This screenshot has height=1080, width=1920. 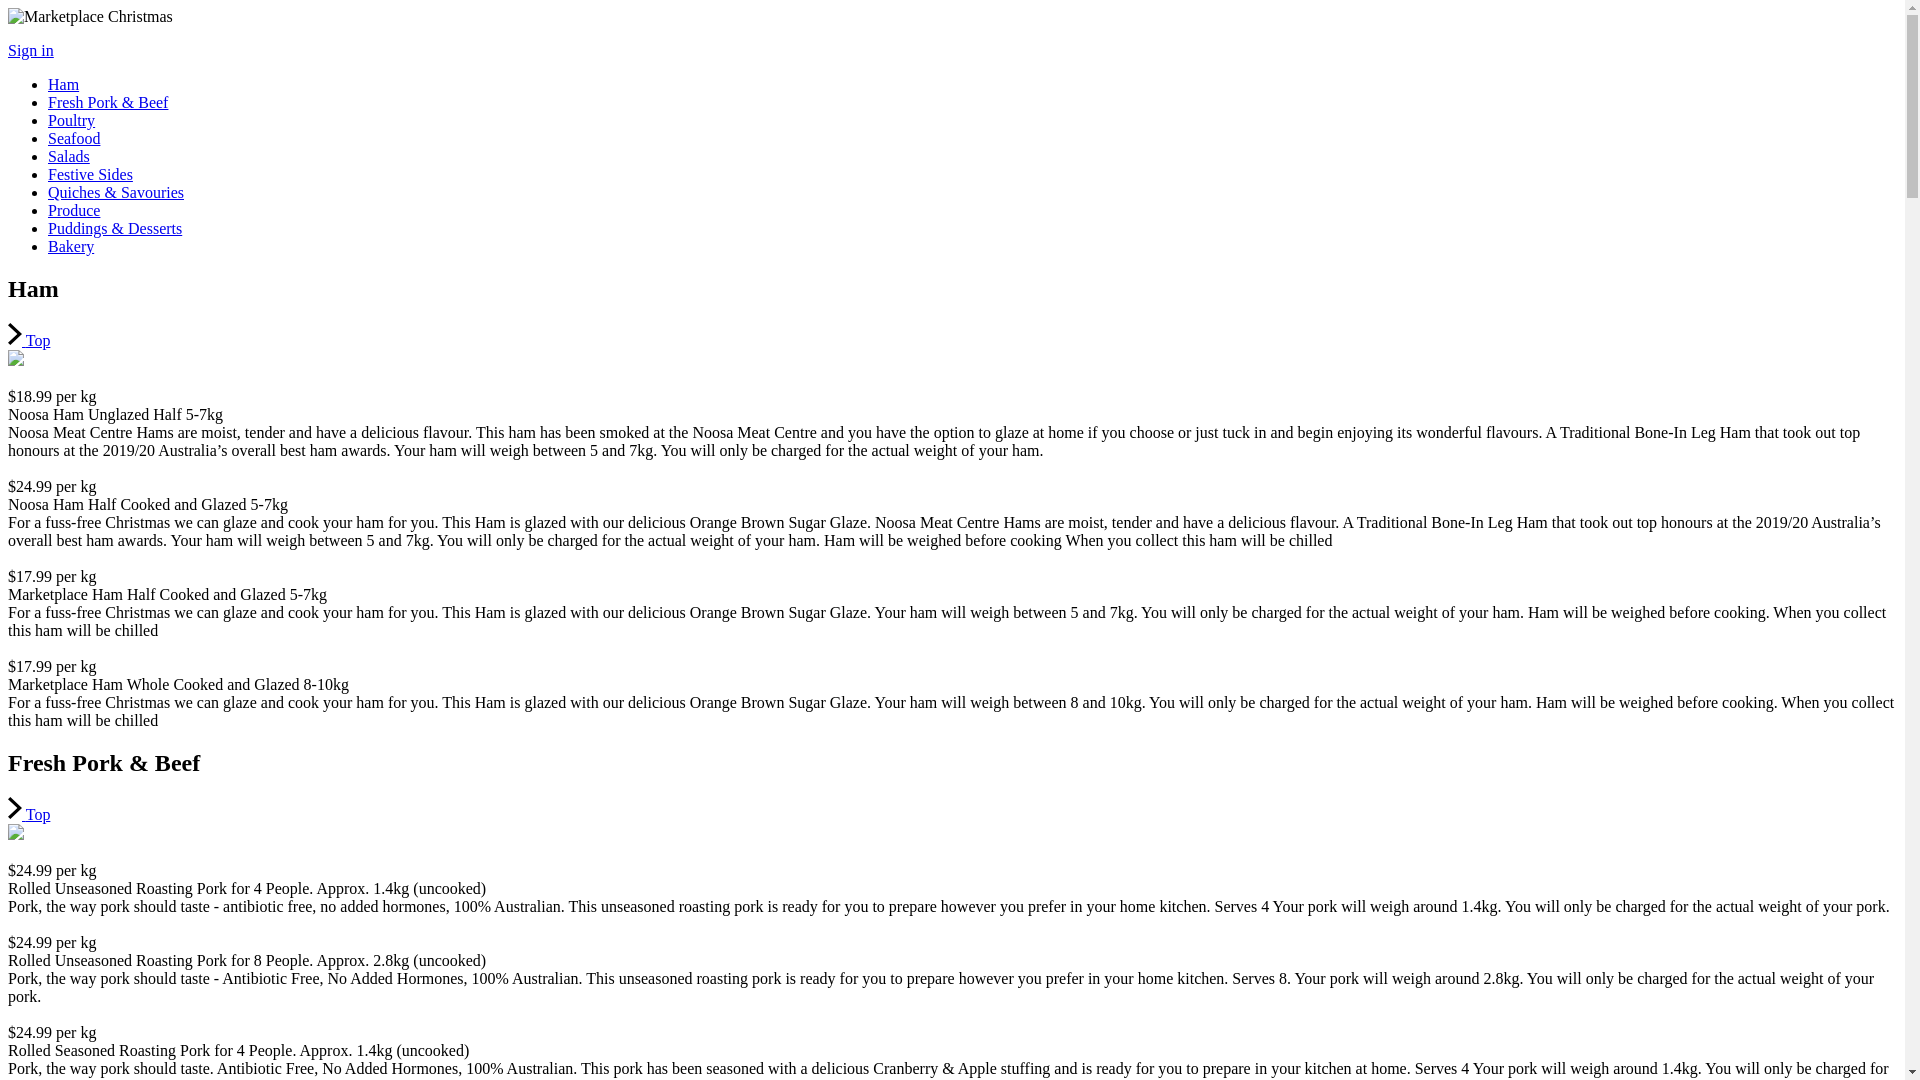 What do you see at coordinates (48, 137) in the screenshot?
I see `'Seafood'` at bounding box center [48, 137].